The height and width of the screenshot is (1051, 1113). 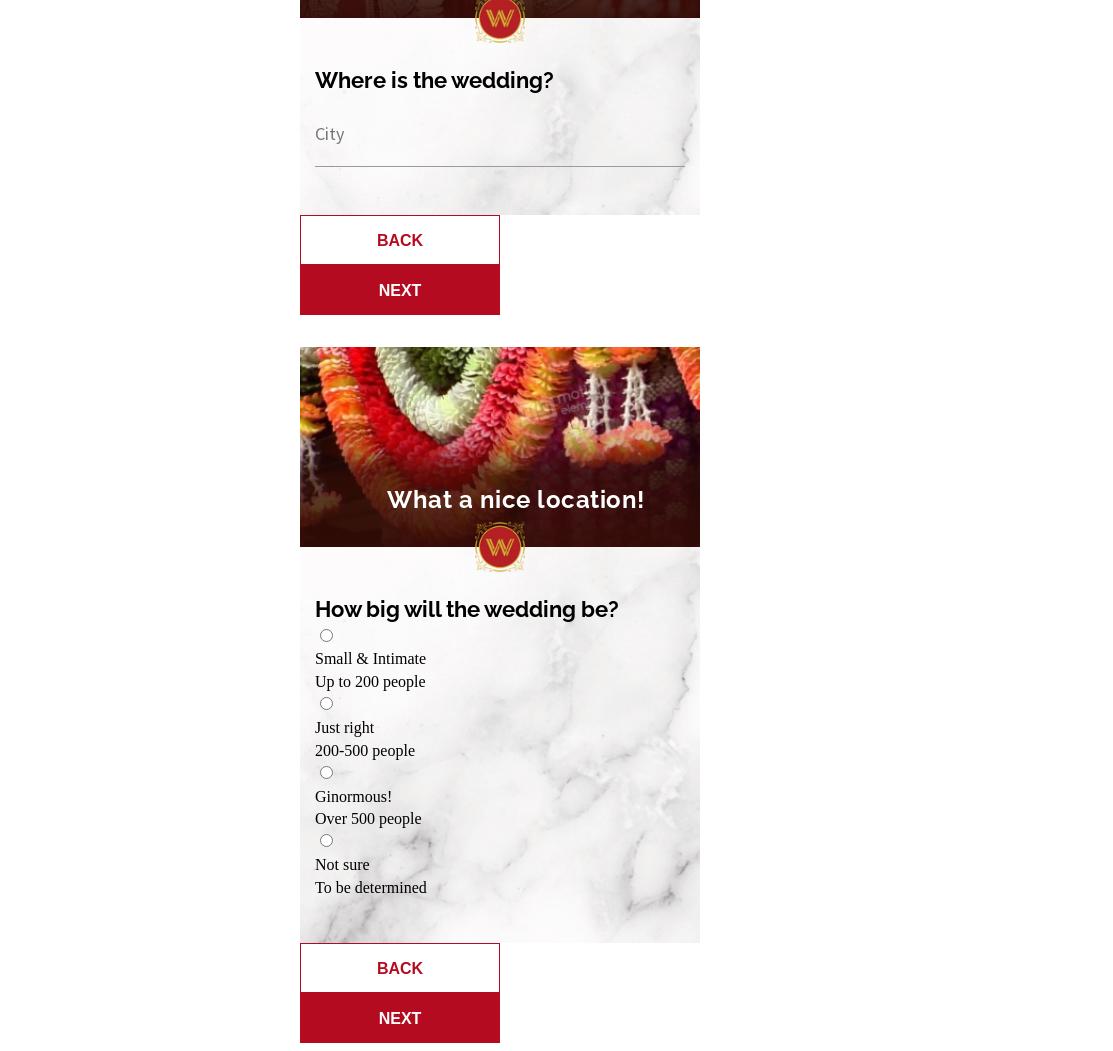 I want to click on 'Where is the wedding?', so click(x=433, y=78).